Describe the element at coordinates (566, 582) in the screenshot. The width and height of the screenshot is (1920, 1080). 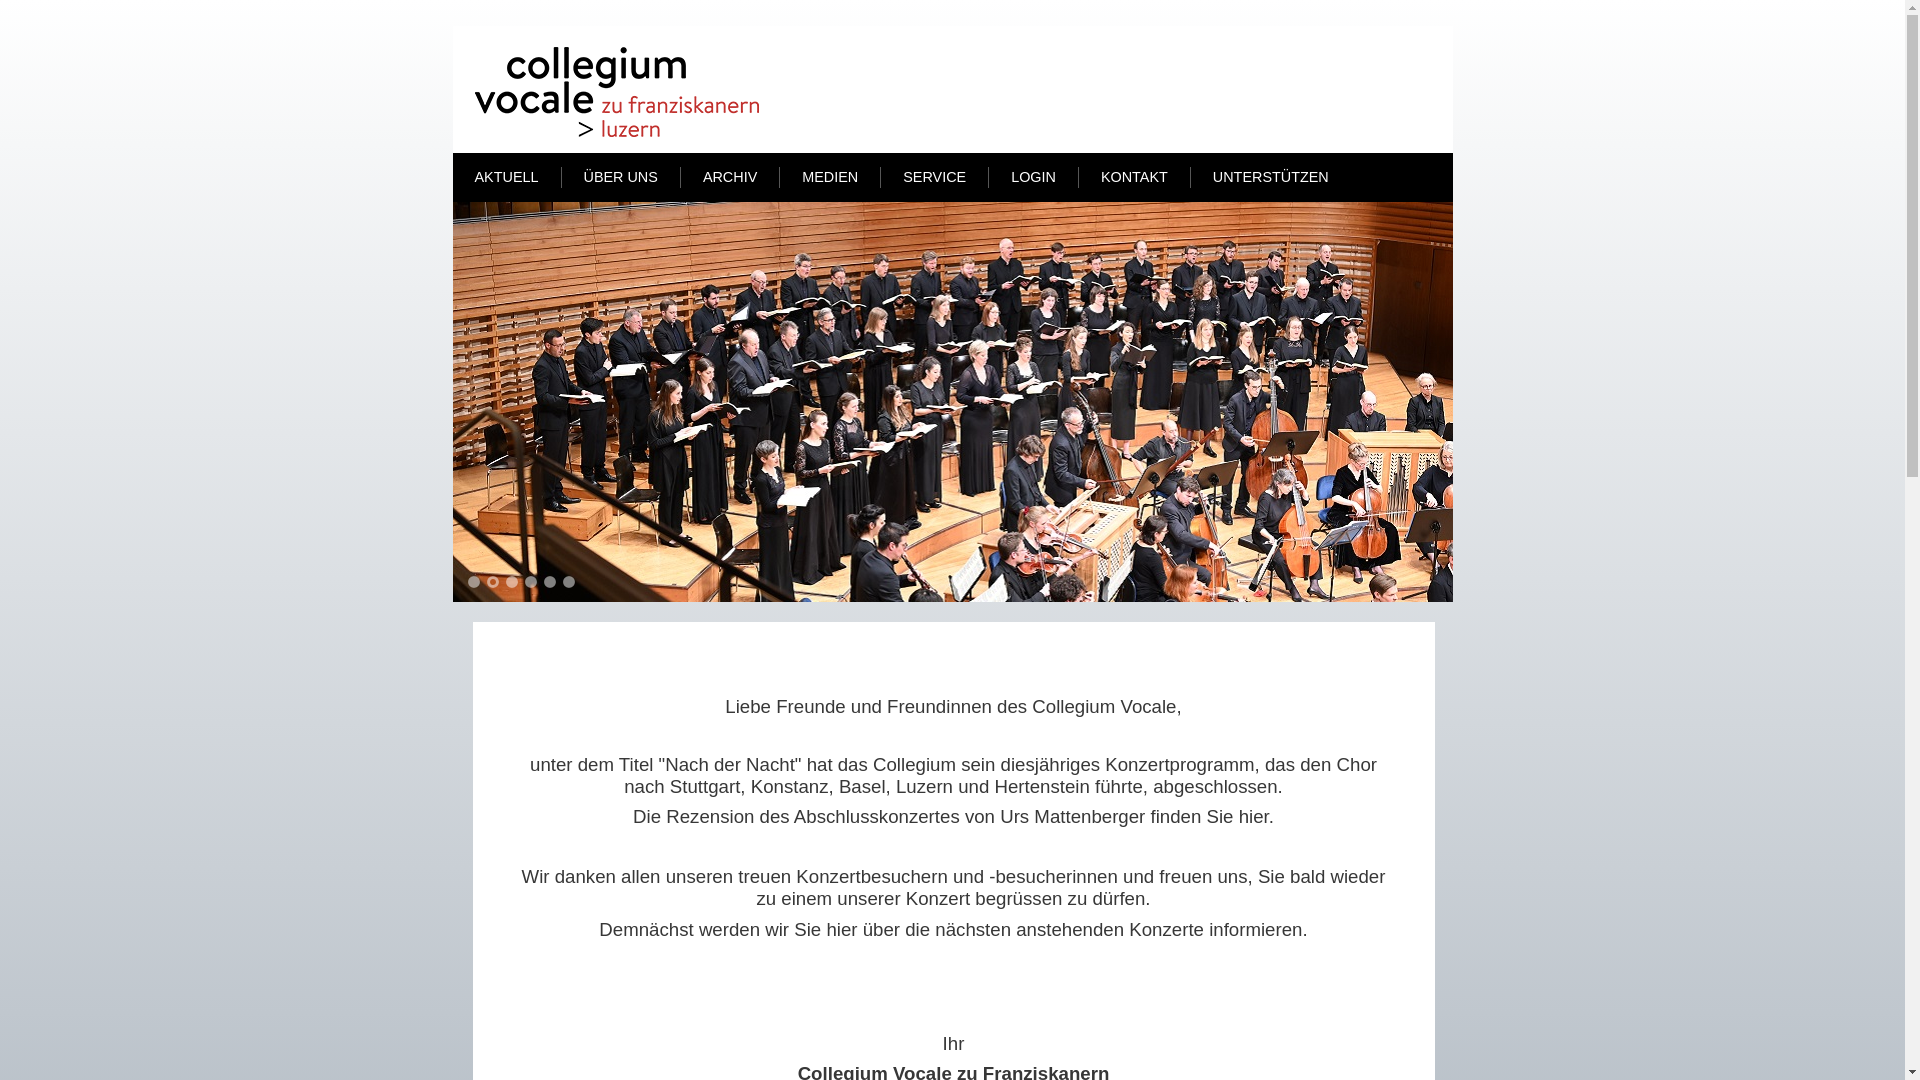
I see `'6'` at that location.